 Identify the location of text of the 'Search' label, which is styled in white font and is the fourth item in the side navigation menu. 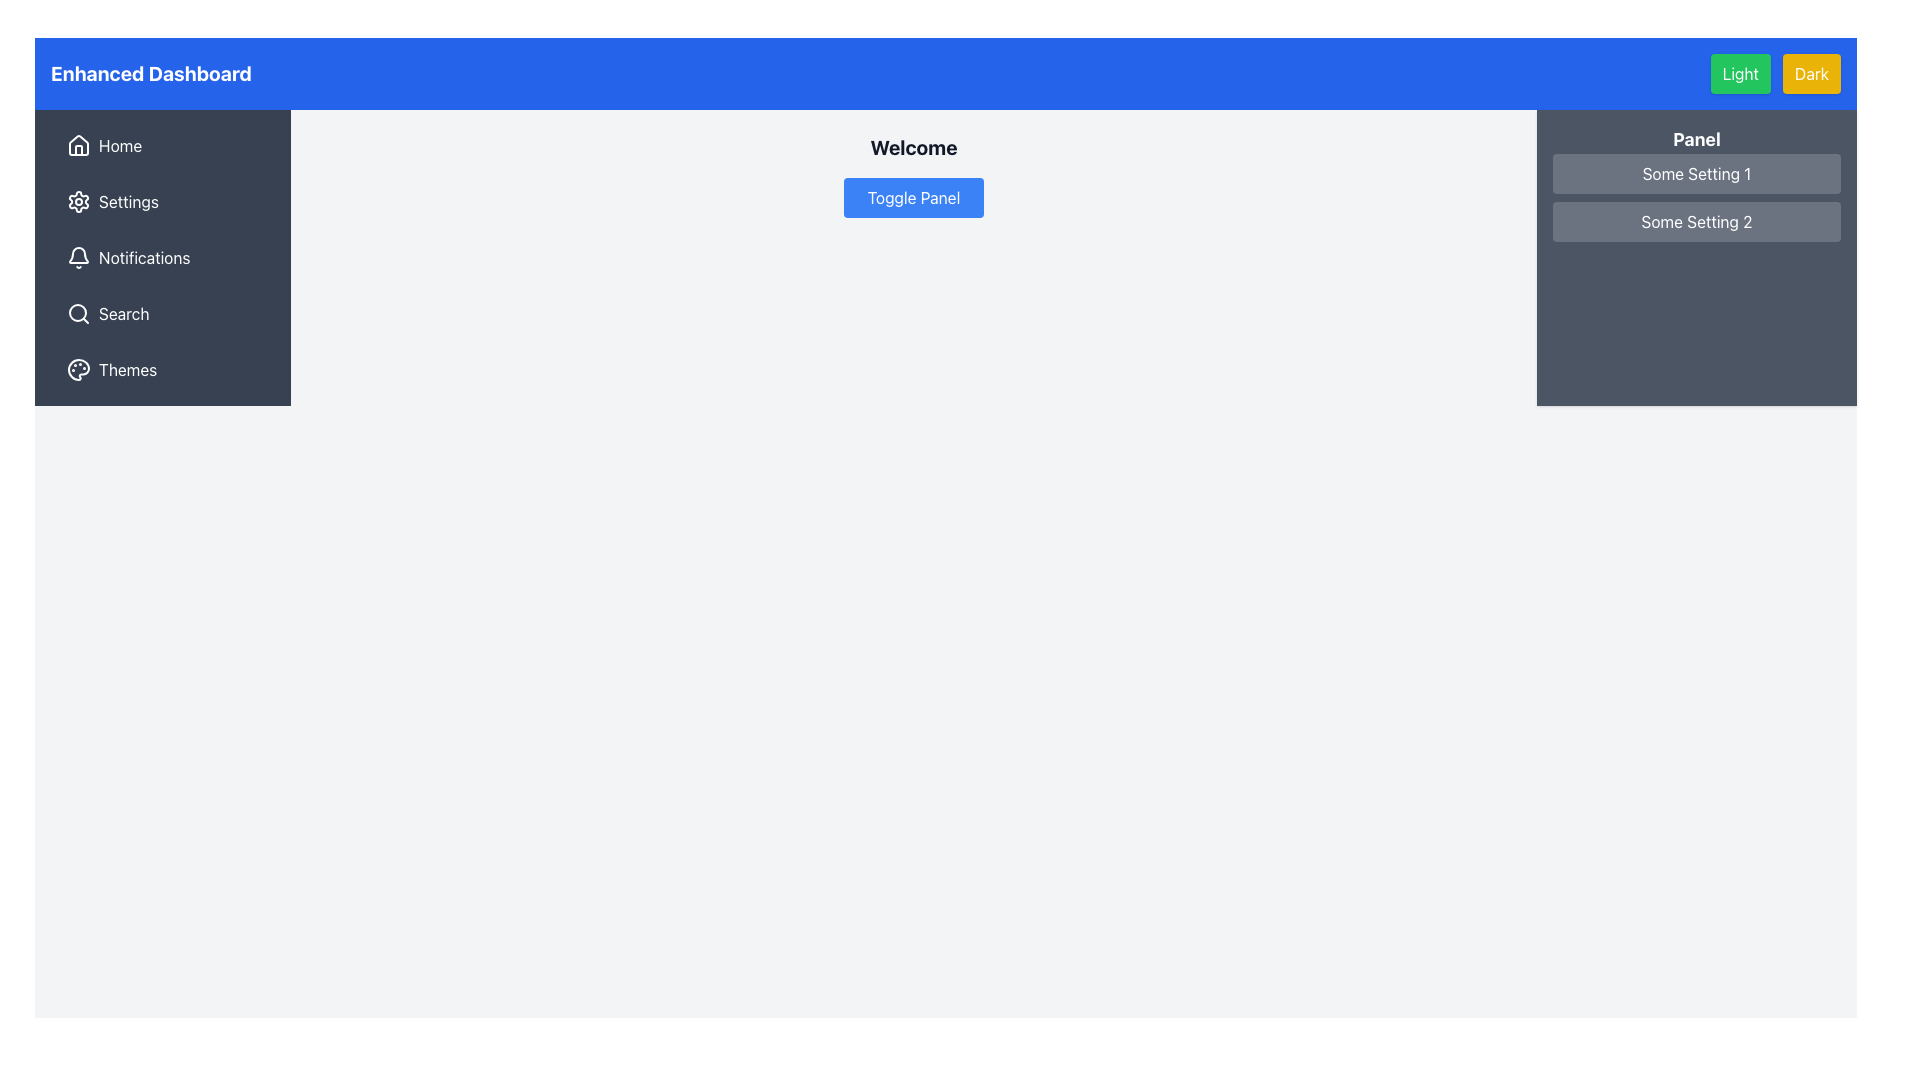
(123, 313).